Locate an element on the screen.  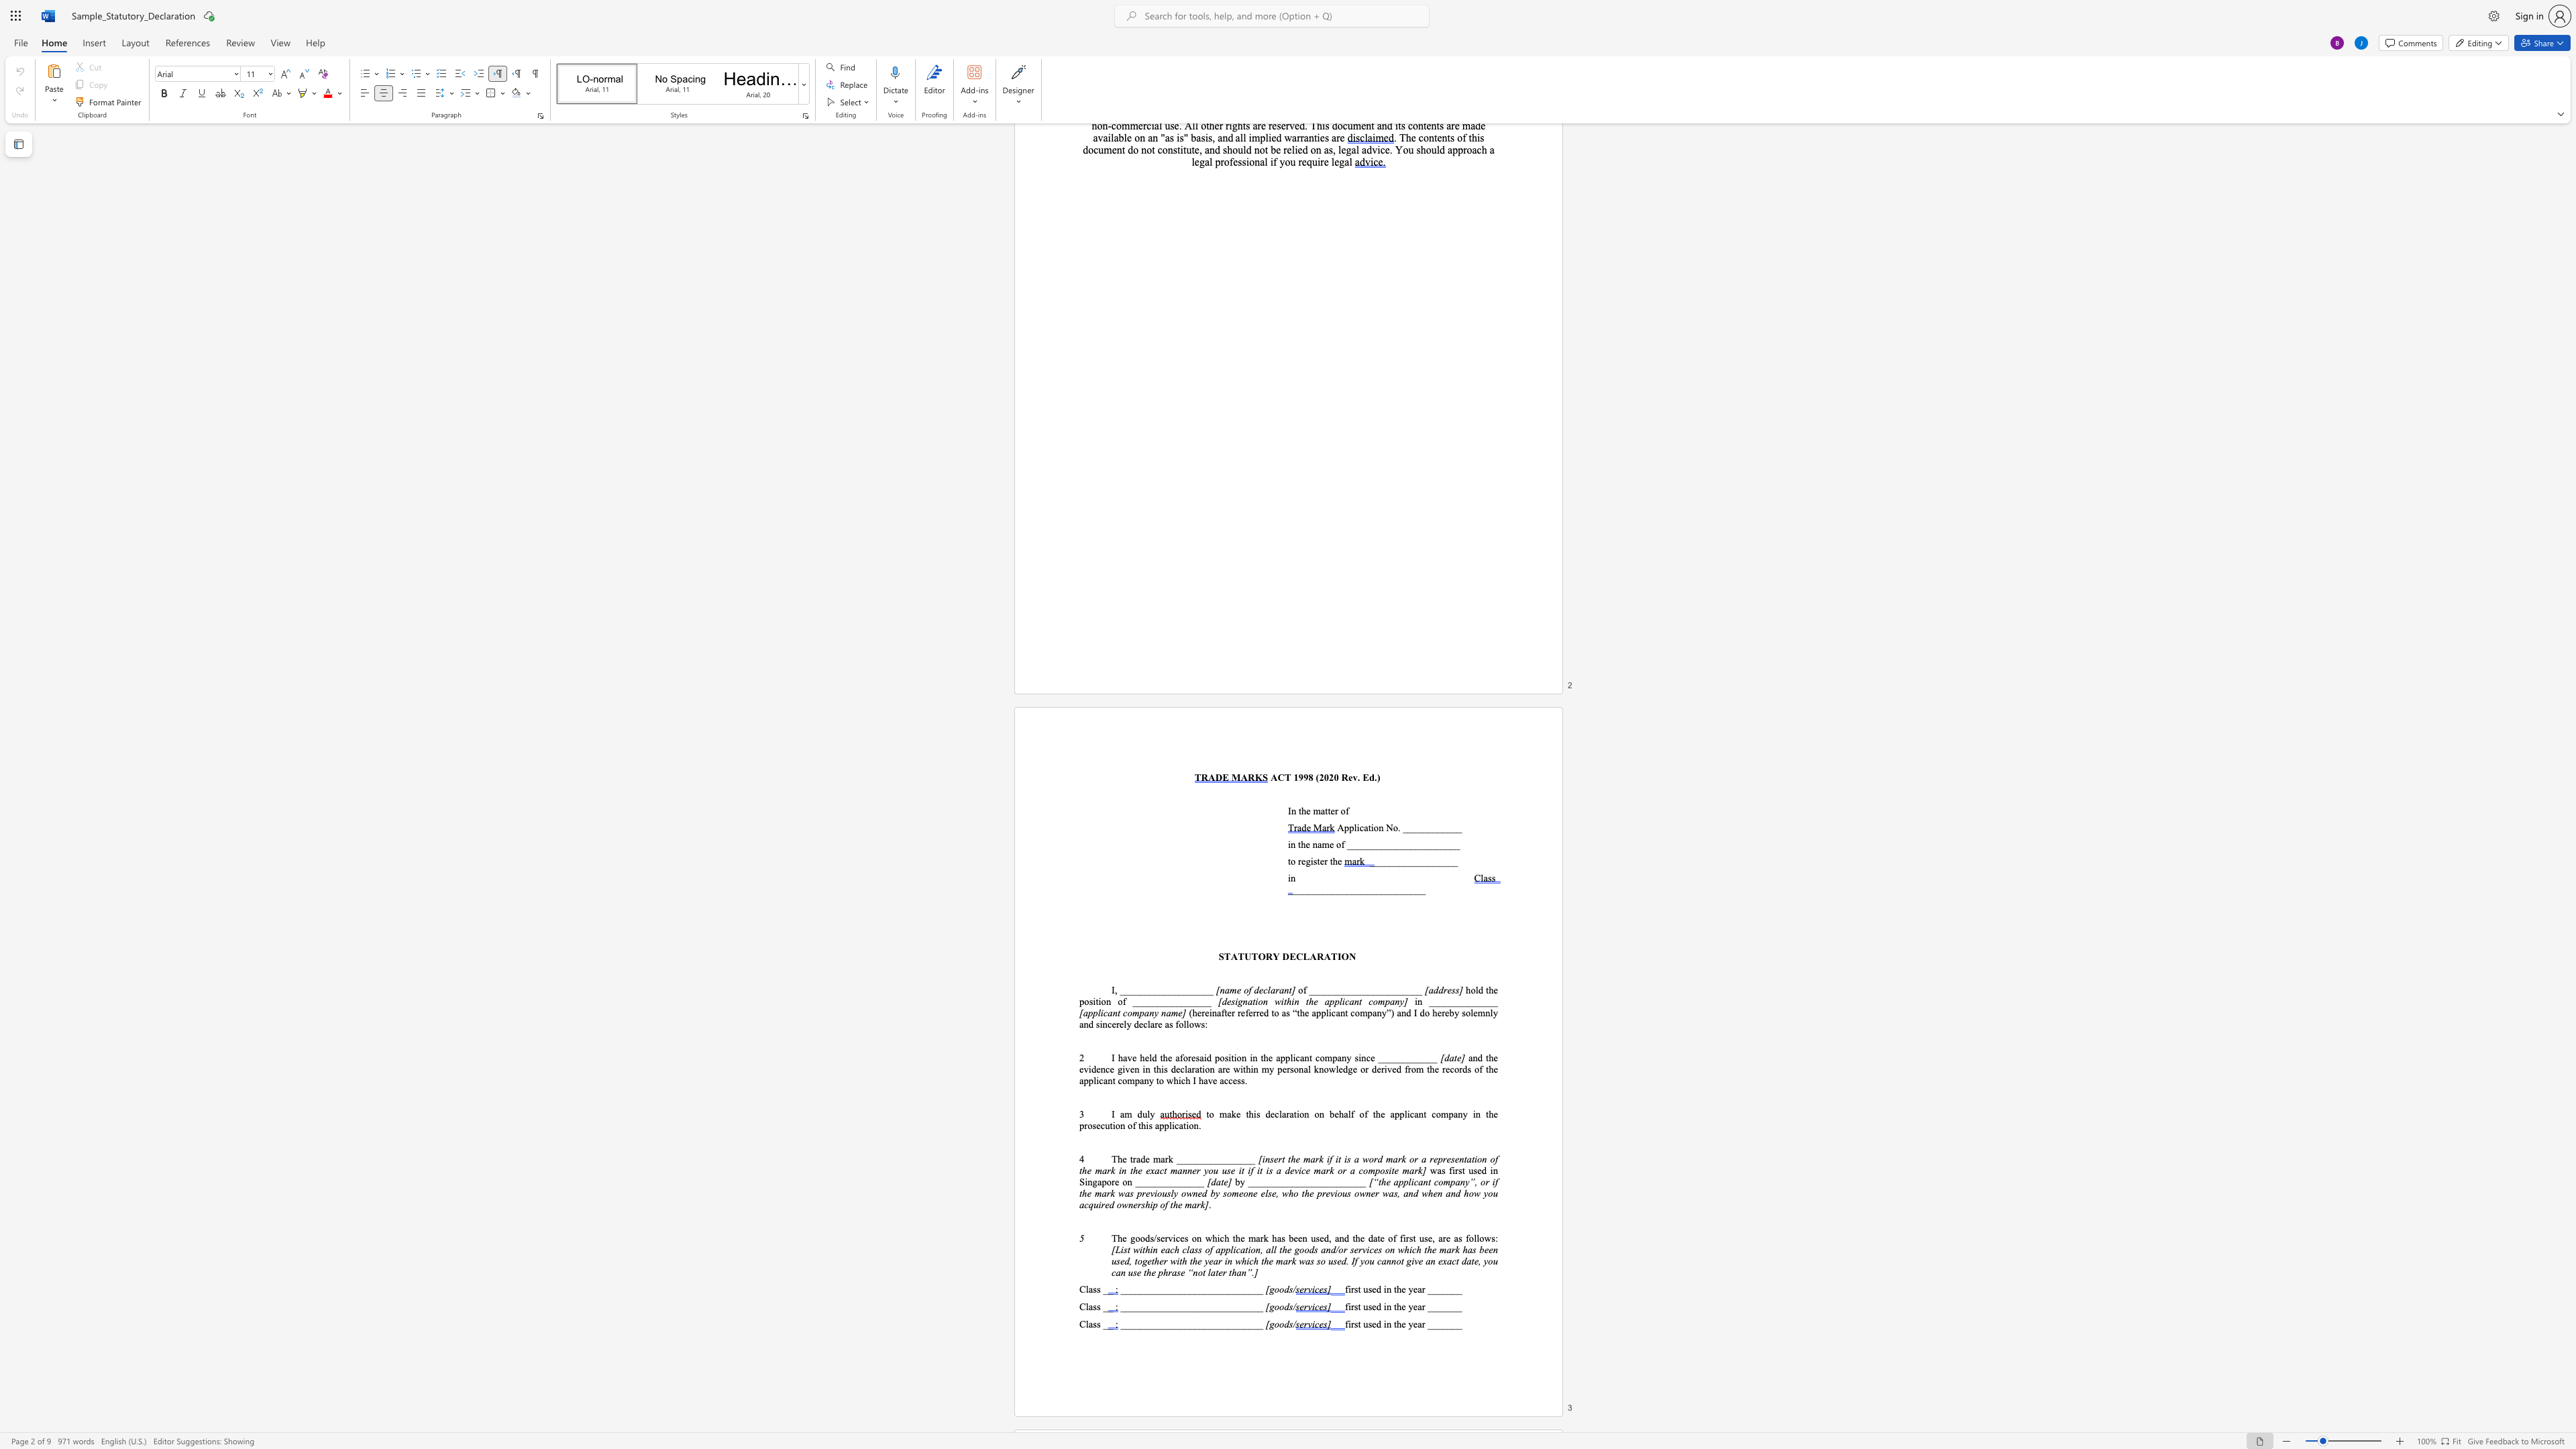
the subset text "____" within the text "_____________________________" is located at coordinates (1184, 1306).